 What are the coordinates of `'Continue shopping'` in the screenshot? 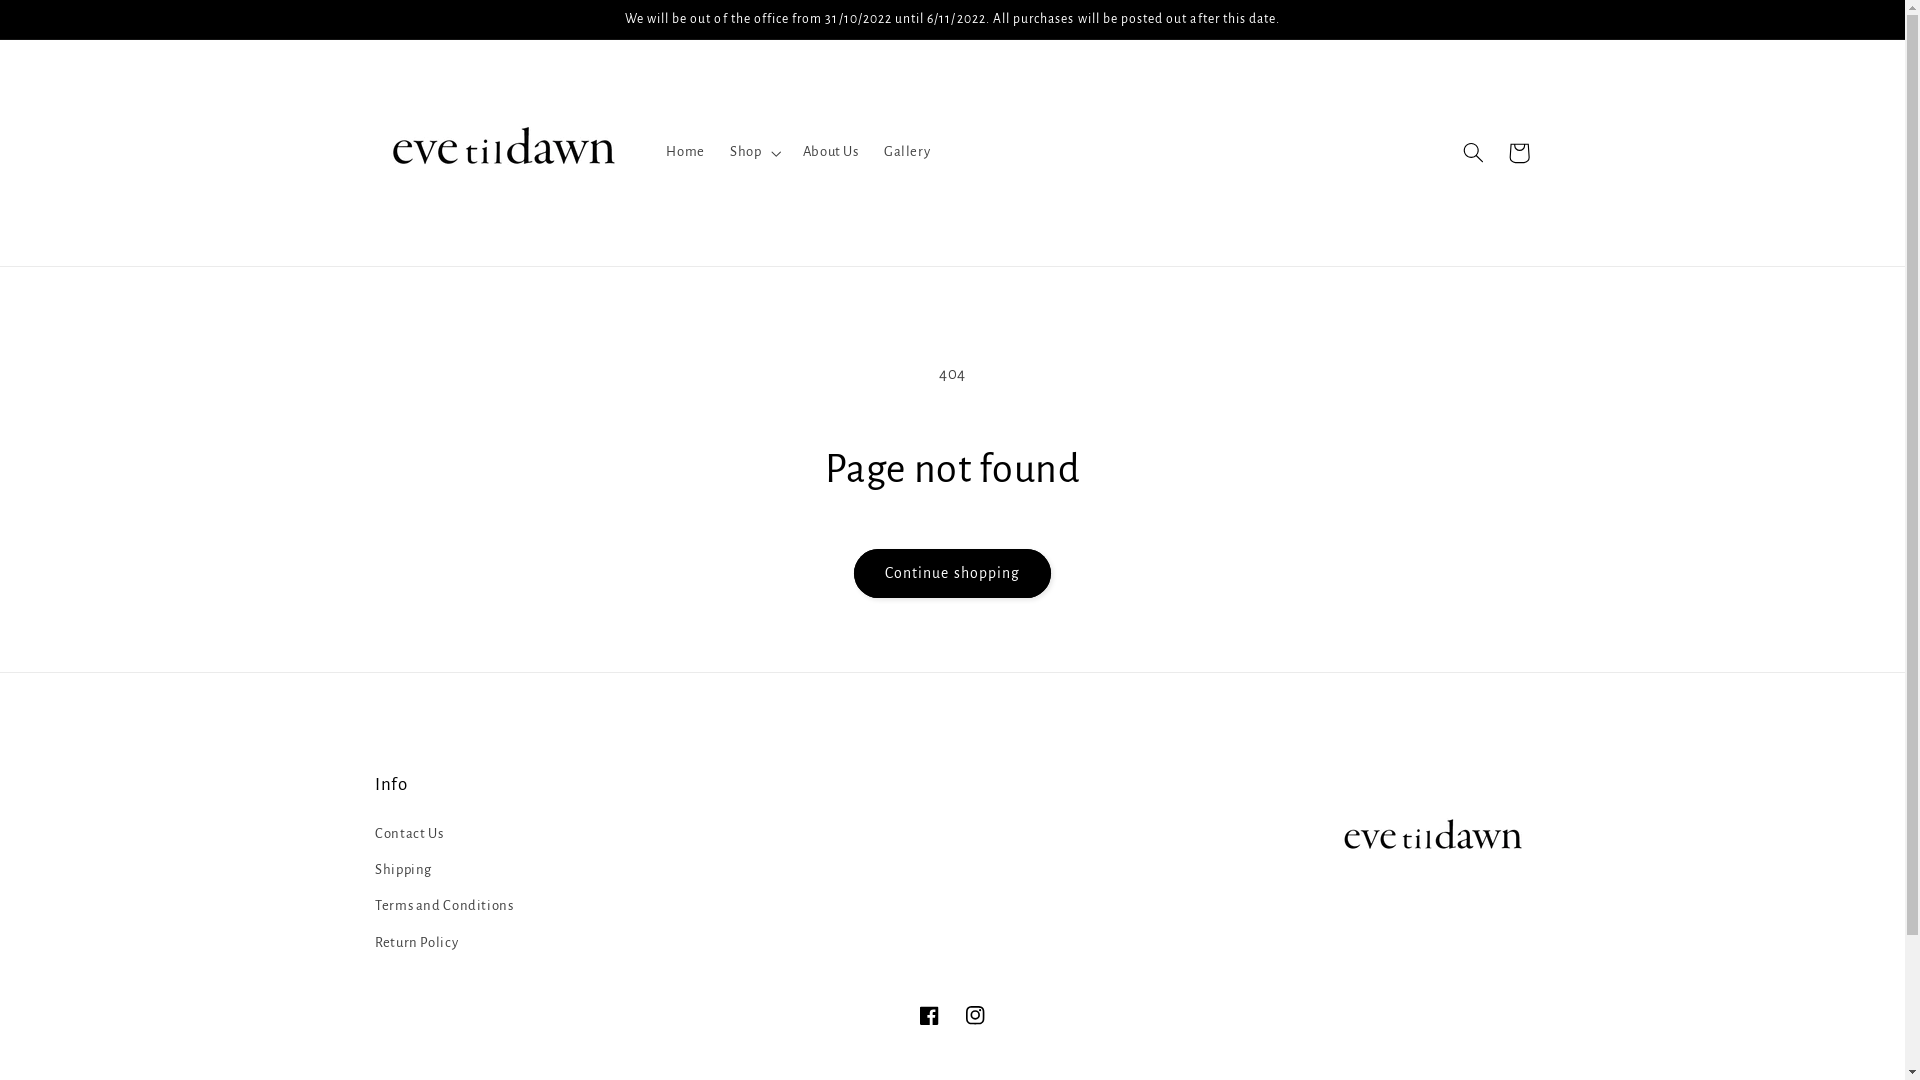 It's located at (952, 573).